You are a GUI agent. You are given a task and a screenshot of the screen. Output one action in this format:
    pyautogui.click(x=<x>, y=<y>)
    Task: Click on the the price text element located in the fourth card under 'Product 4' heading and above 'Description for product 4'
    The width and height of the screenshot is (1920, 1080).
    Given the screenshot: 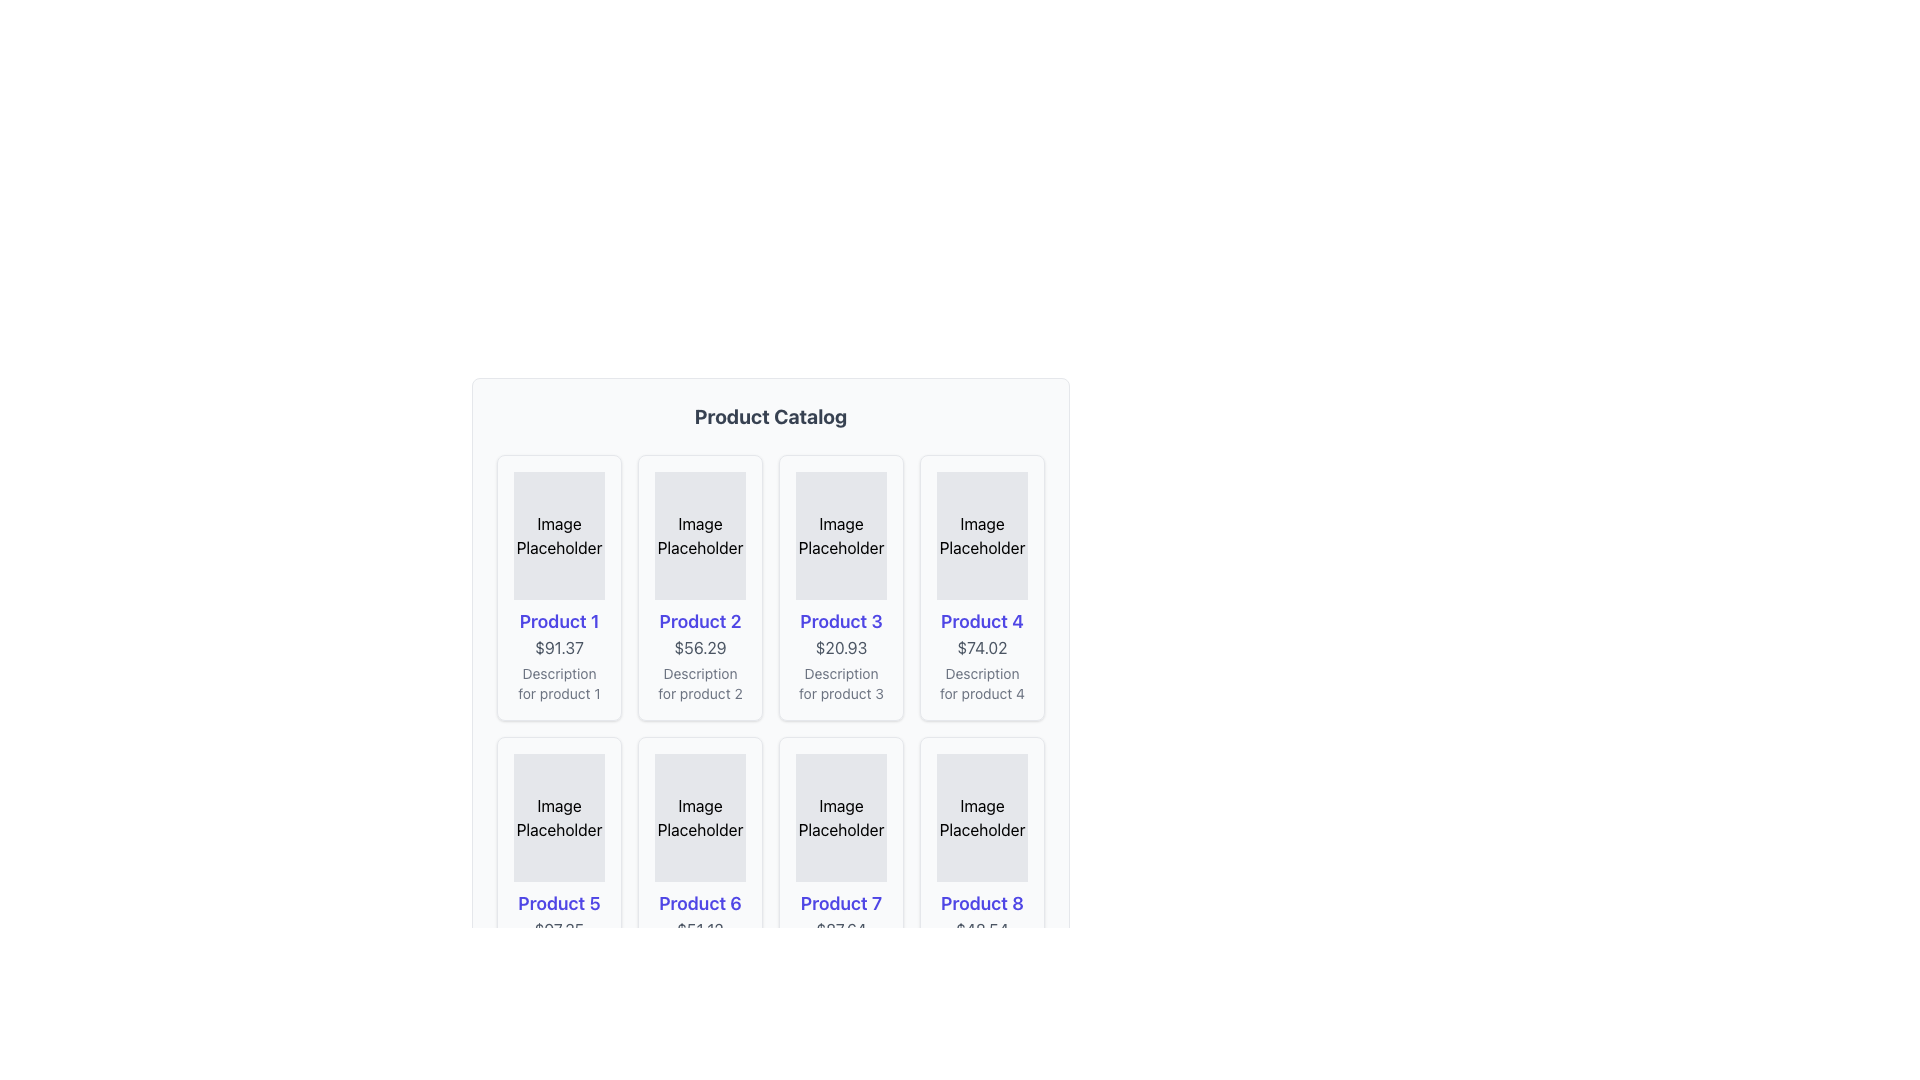 What is the action you would take?
    pyautogui.click(x=982, y=648)
    